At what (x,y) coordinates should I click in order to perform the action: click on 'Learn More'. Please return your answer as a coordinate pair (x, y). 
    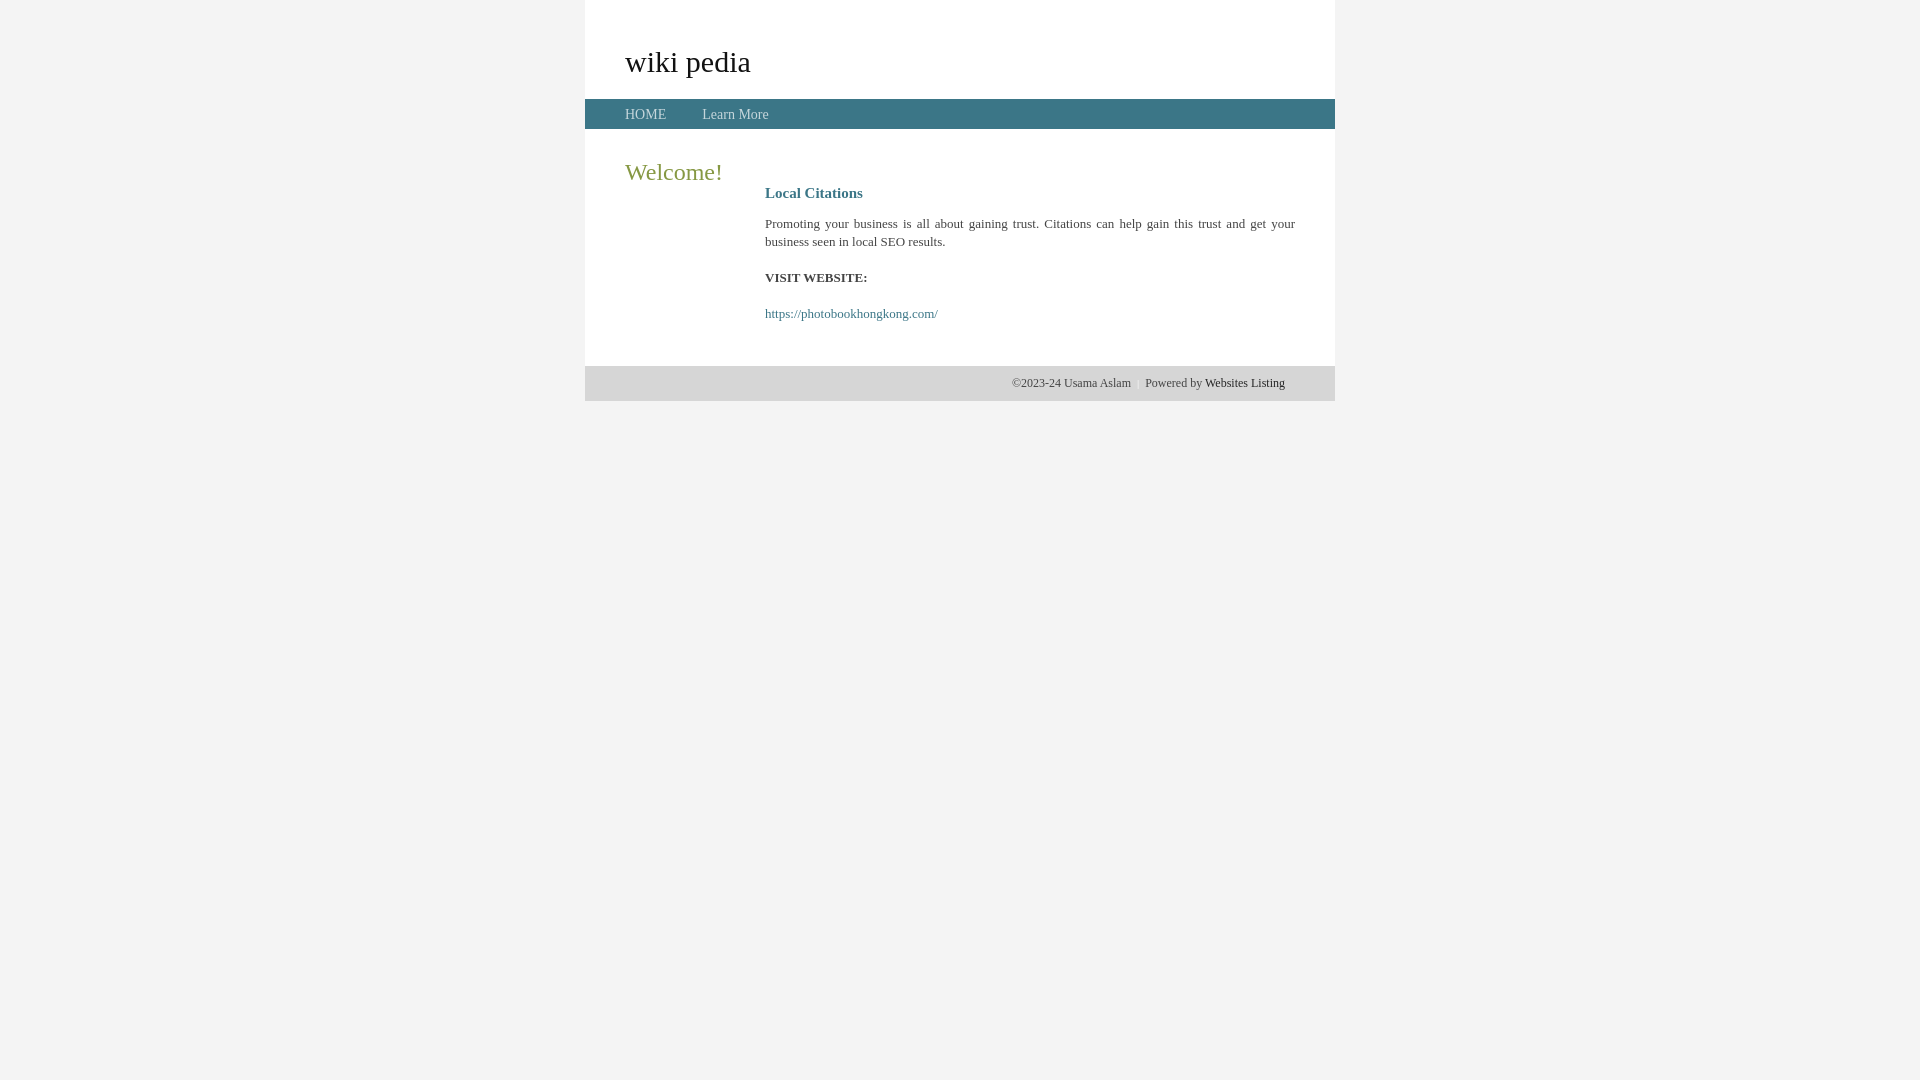
    Looking at the image, I should click on (733, 114).